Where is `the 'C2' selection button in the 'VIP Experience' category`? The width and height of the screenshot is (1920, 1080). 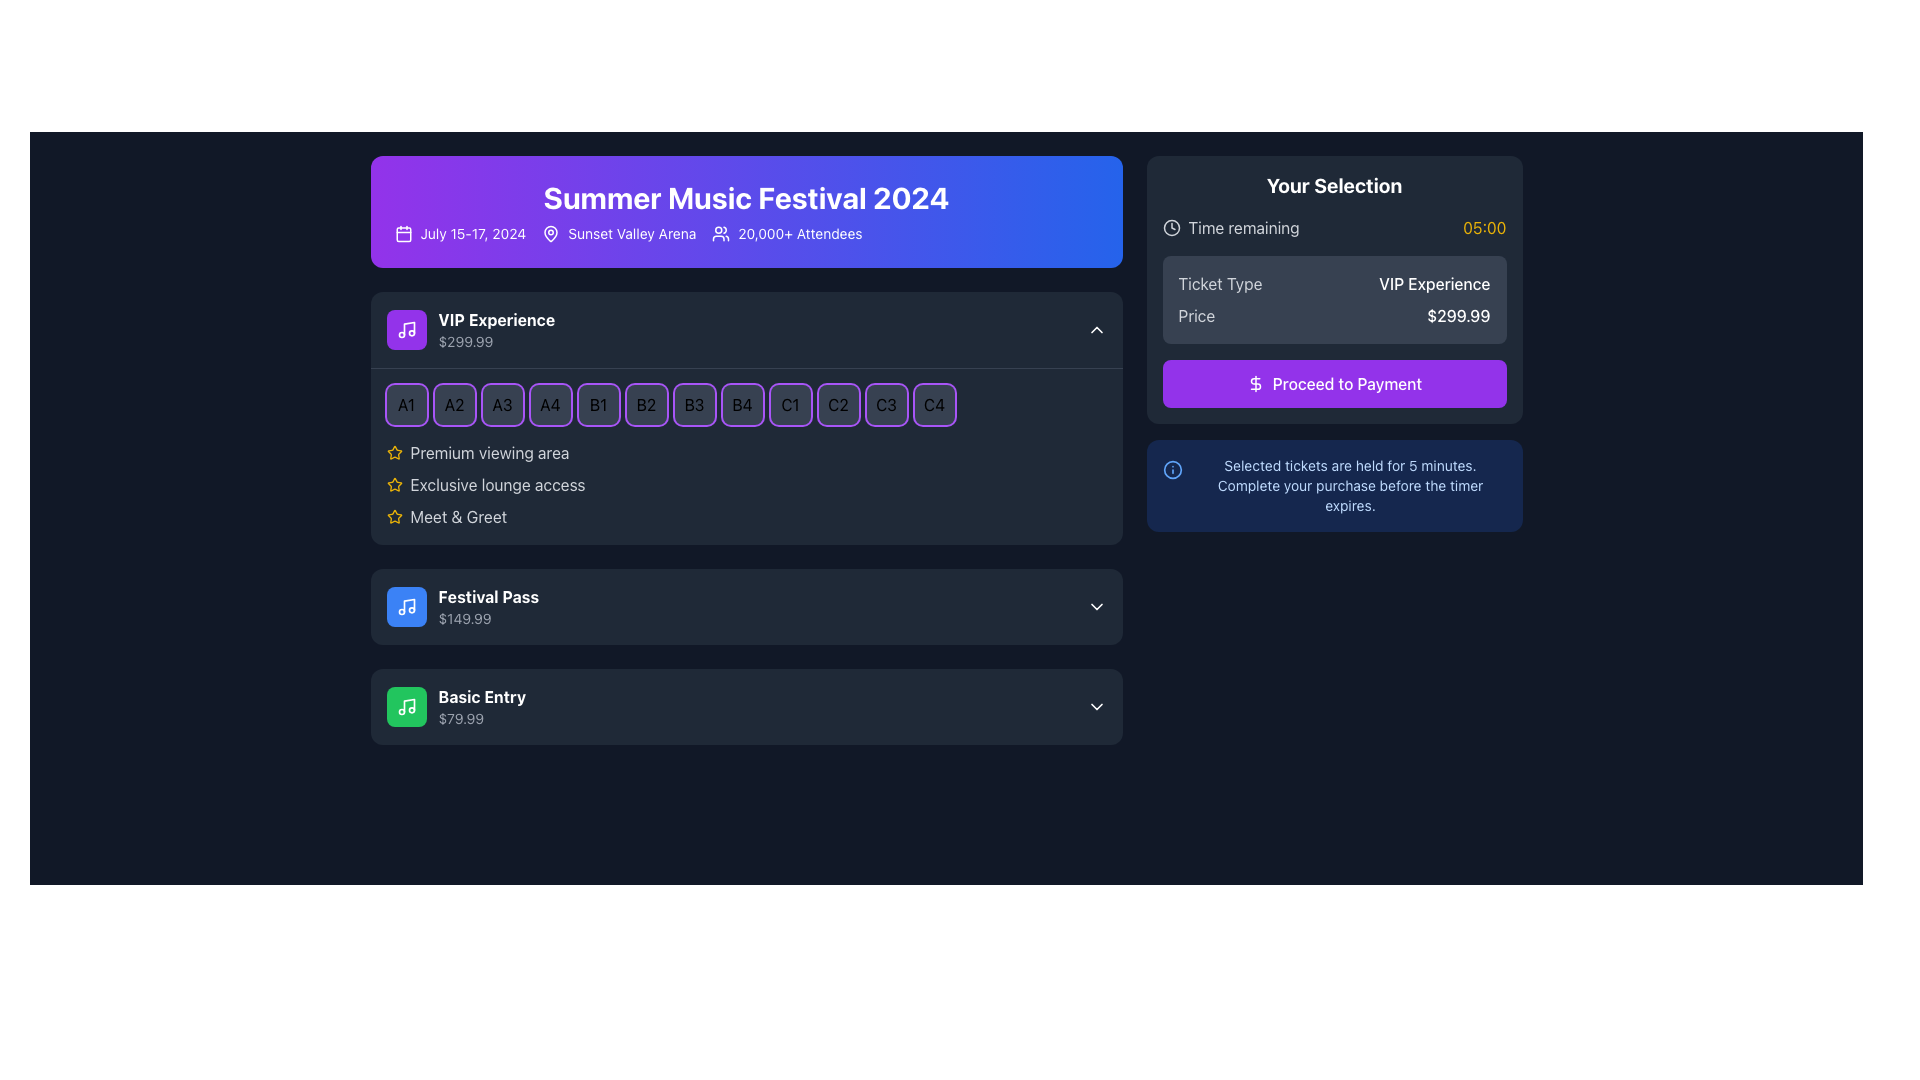
the 'C2' selection button in the 'VIP Experience' category is located at coordinates (838, 405).